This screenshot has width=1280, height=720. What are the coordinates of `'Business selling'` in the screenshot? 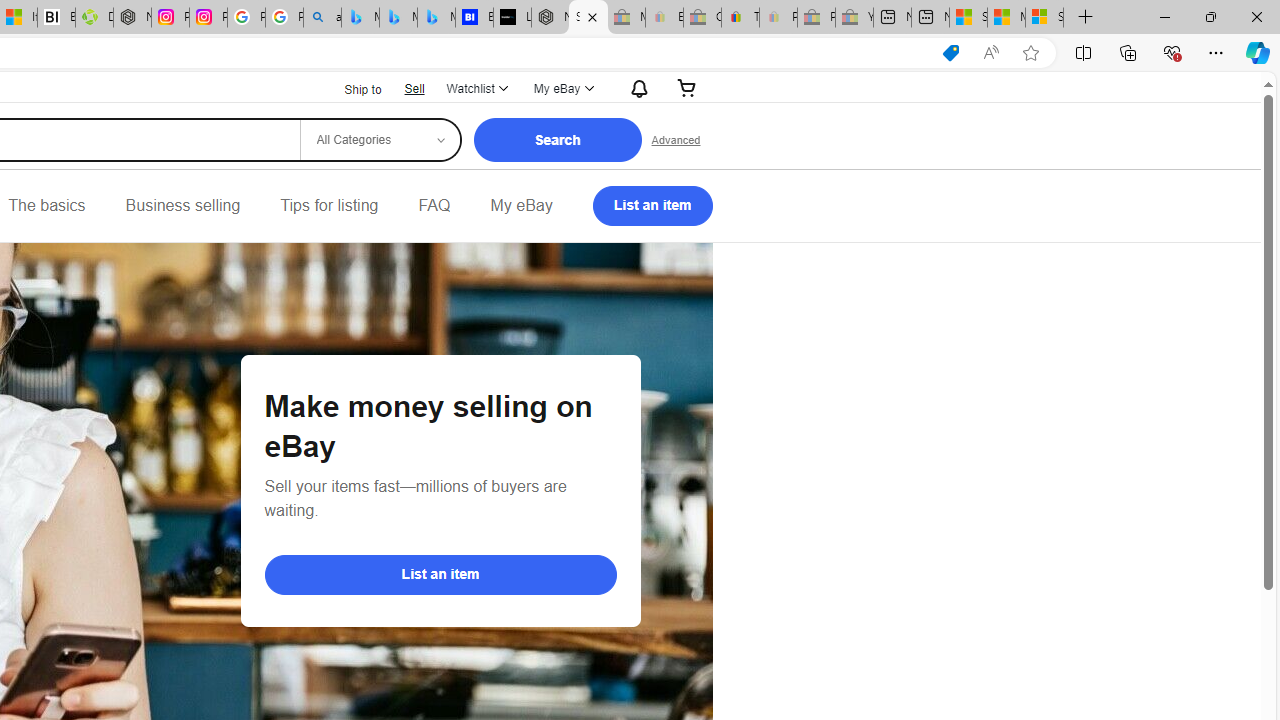 It's located at (183, 205).